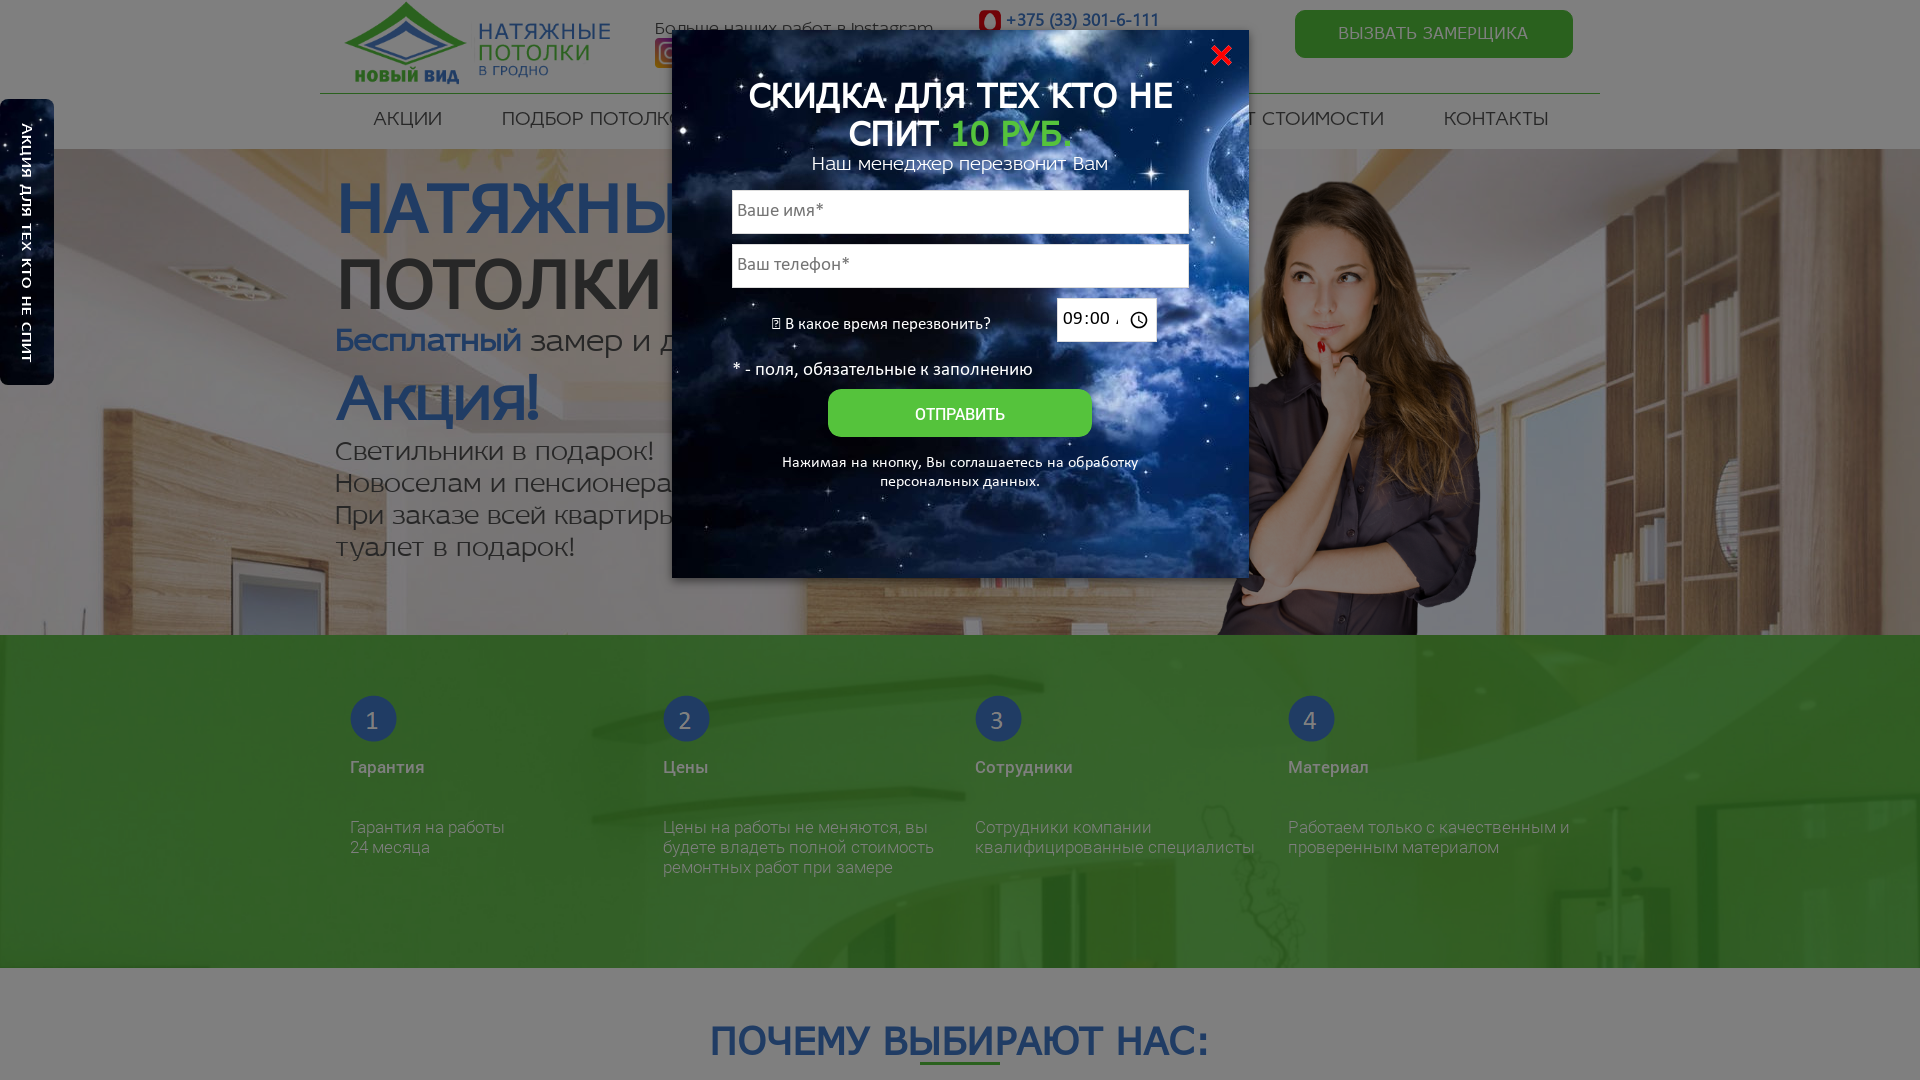  What do you see at coordinates (800, 70) in the screenshot?
I see `'@potolok_new_grodno'` at bounding box center [800, 70].